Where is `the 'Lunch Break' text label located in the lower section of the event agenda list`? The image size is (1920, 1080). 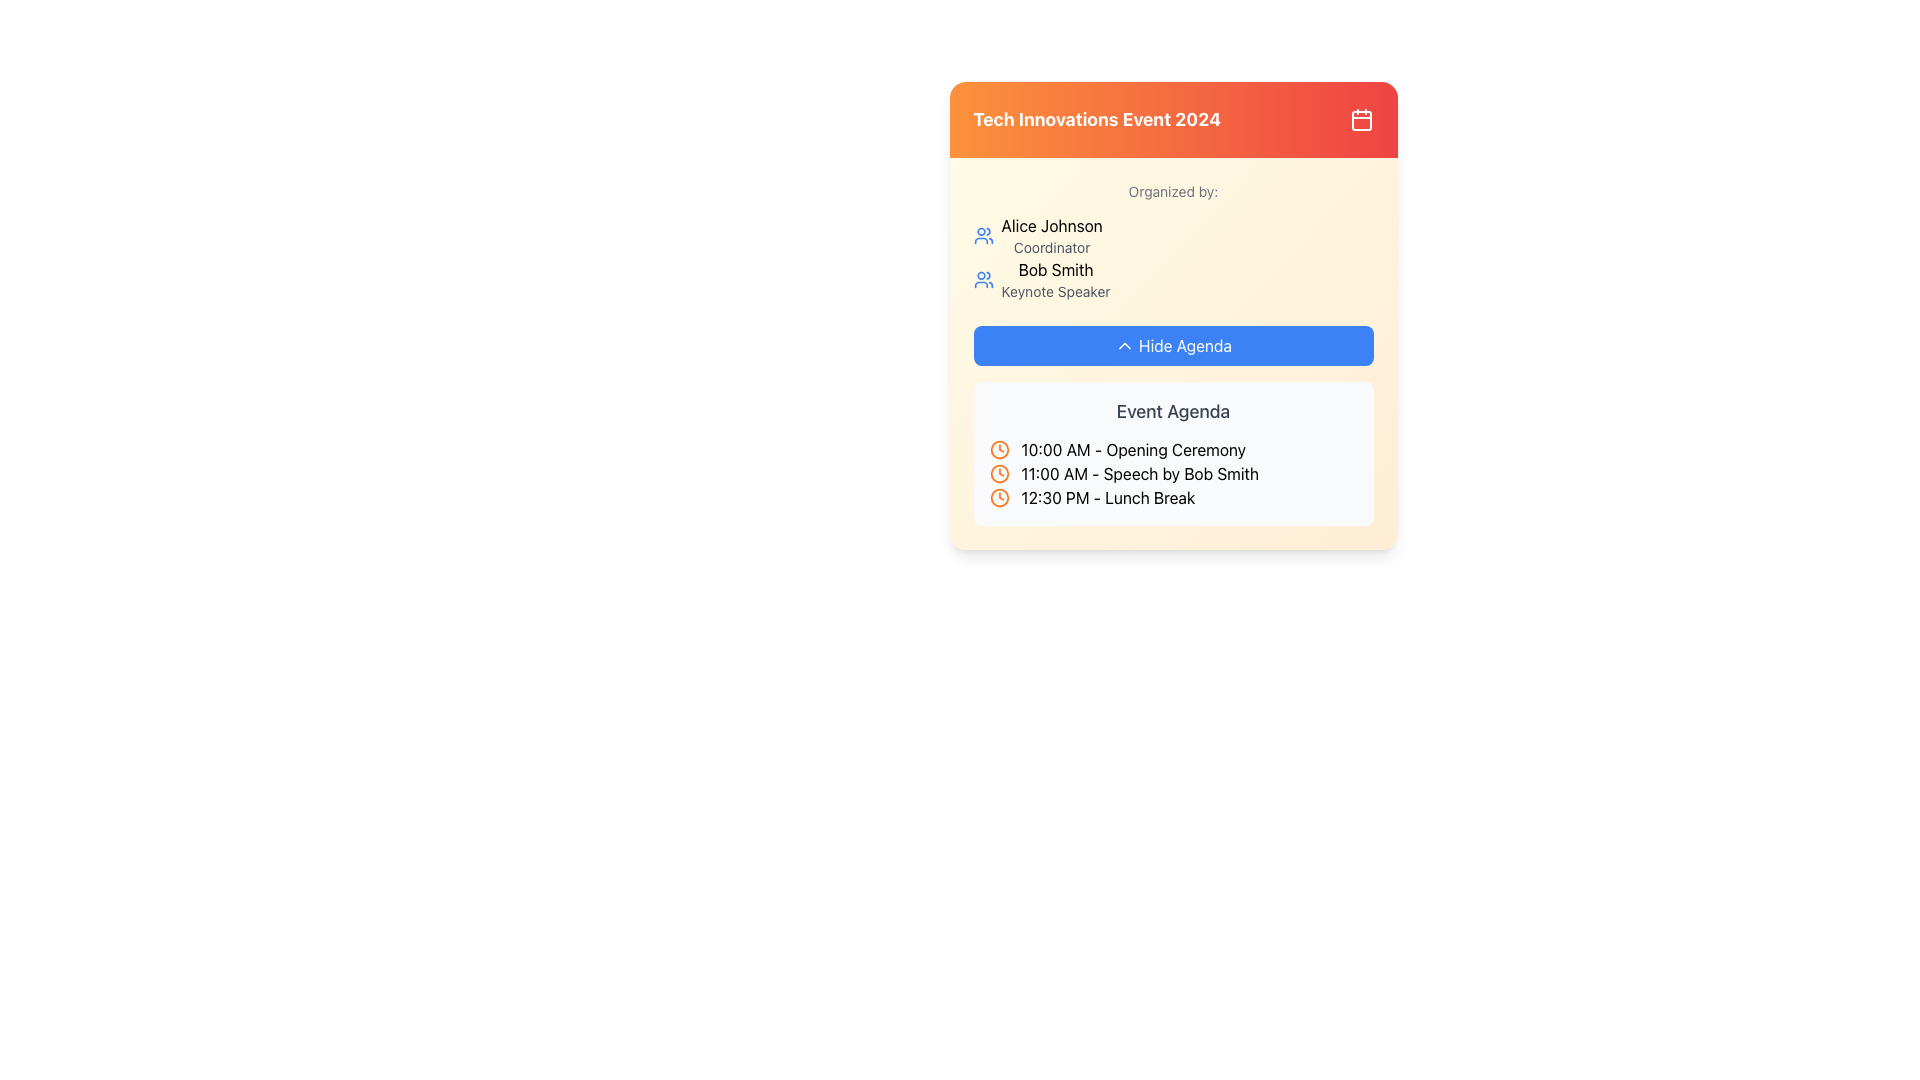
the 'Lunch Break' text label located in the lower section of the event agenda list is located at coordinates (1107, 496).